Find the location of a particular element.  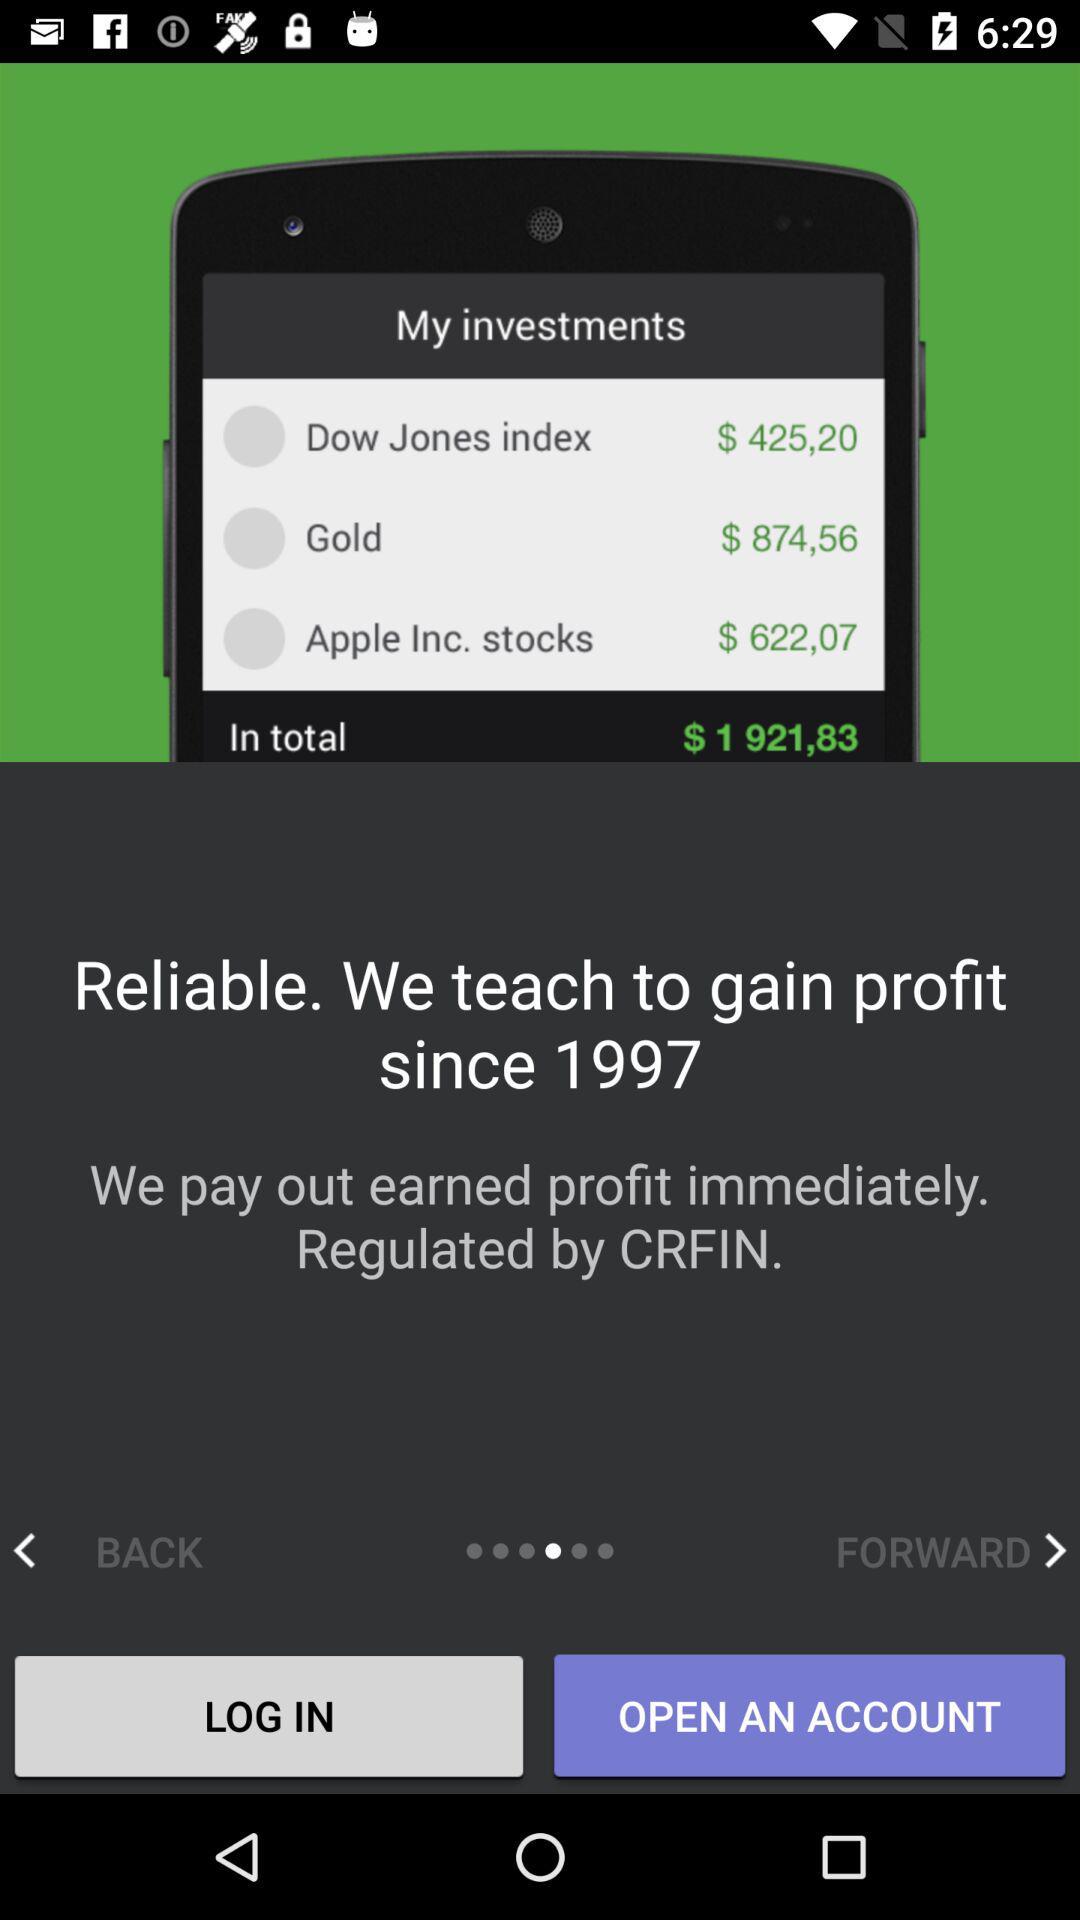

the item above the open an account icon is located at coordinates (950, 1549).